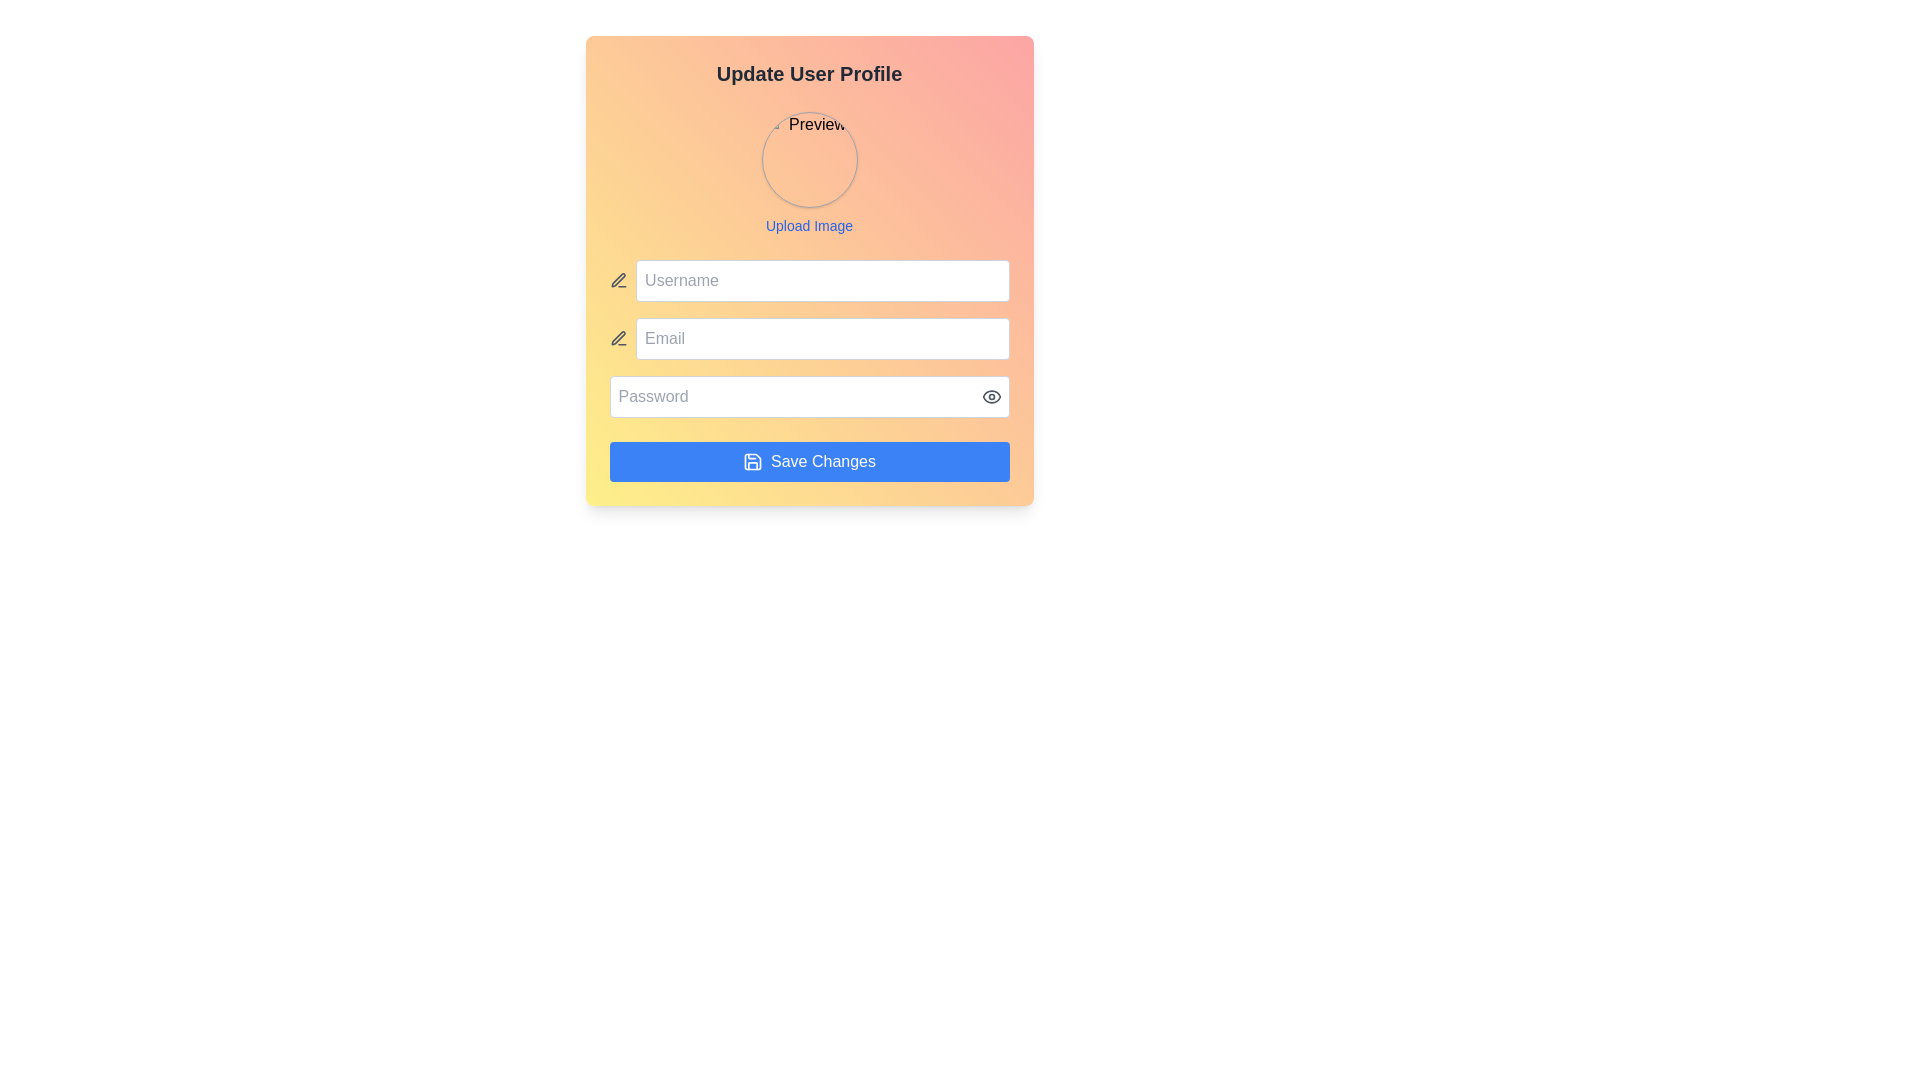 The image size is (1920, 1080). Describe the element at coordinates (752, 462) in the screenshot. I see `the save icon resembling a floppy disk, which is styled in blue and white, located within the 'Save Changes' button, positioned towards the left of the button's text` at that location.